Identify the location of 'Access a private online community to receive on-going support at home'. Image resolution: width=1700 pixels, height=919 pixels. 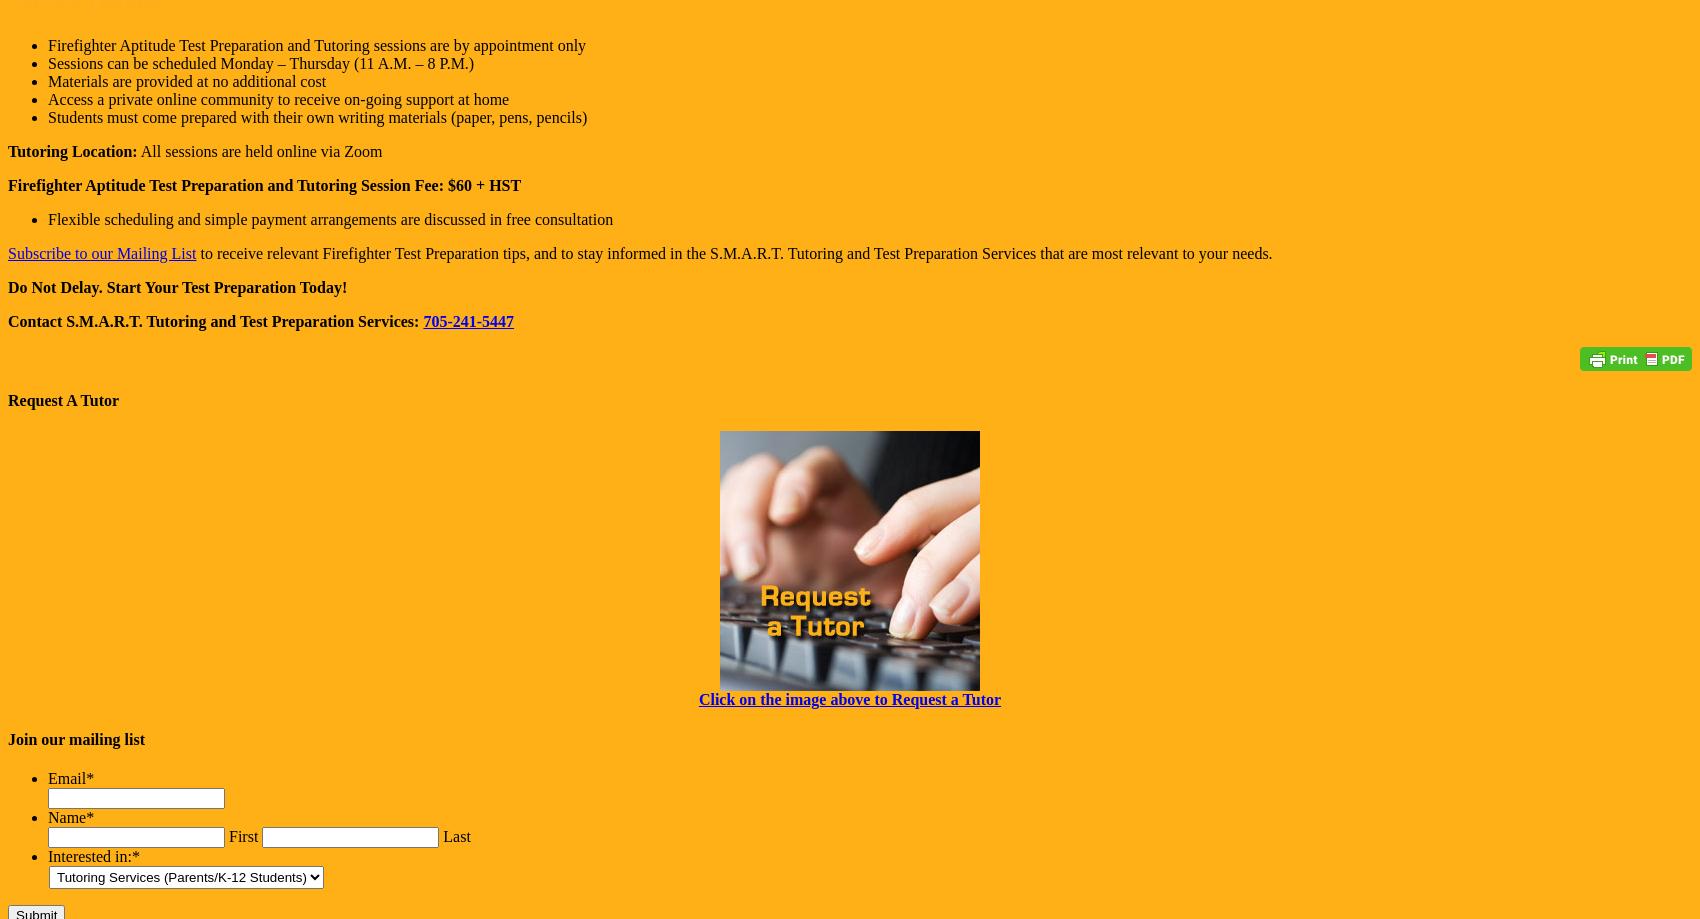
(278, 97).